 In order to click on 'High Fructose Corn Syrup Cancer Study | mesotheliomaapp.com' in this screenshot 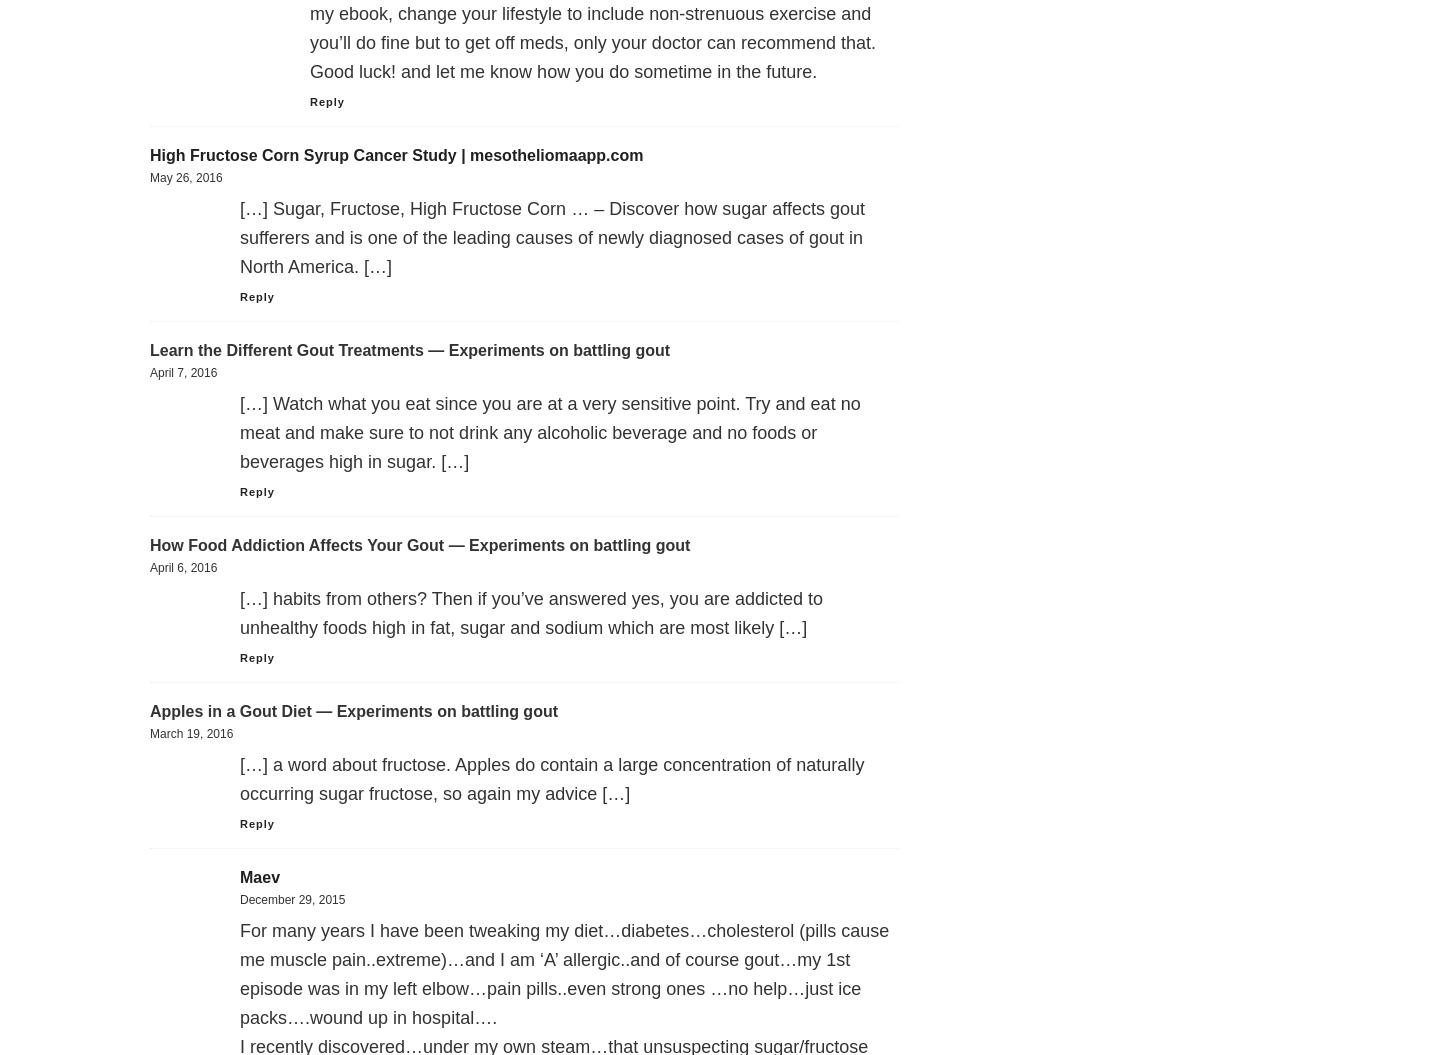, I will do `click(395, 155)`.